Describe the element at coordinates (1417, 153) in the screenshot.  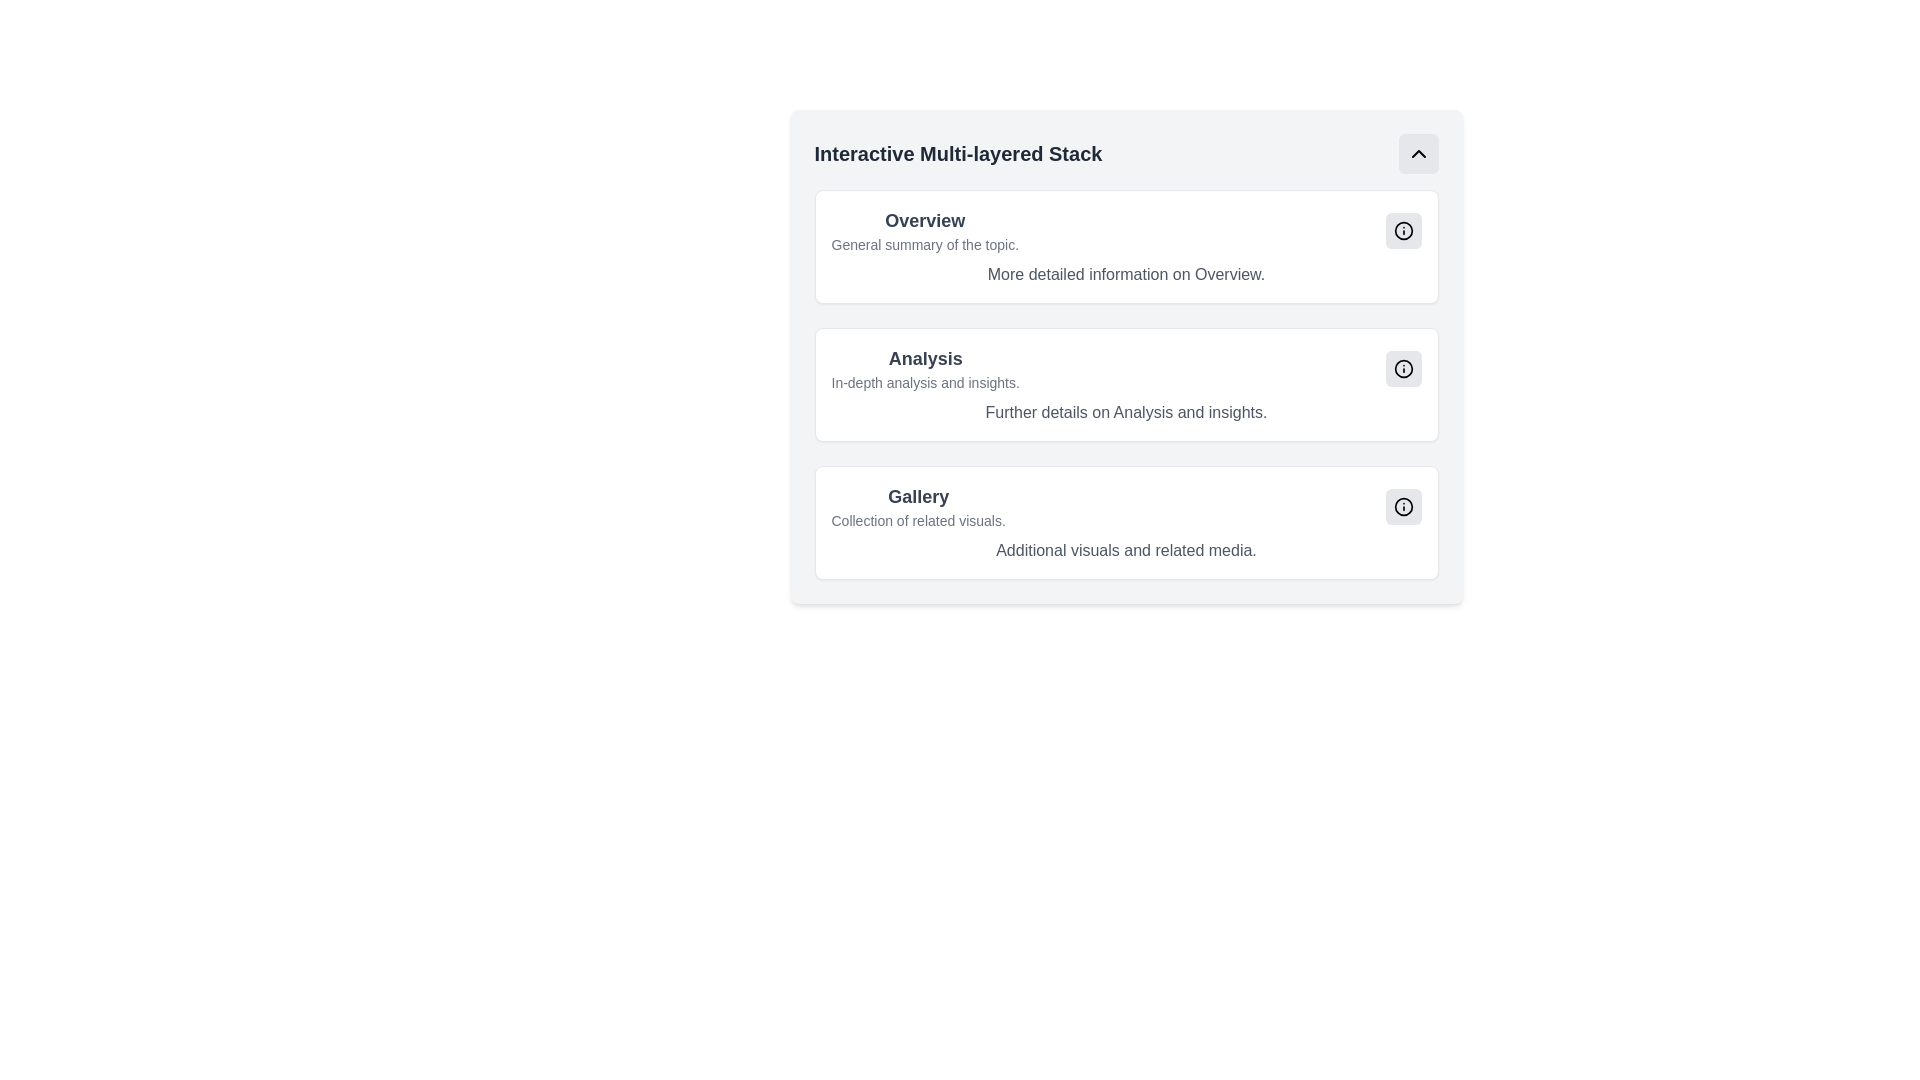
I see `the button with a light gray background and a black chevron-up icon located at the top-right corner of the 'Interactive Multi-layered Stack' section` at that location.